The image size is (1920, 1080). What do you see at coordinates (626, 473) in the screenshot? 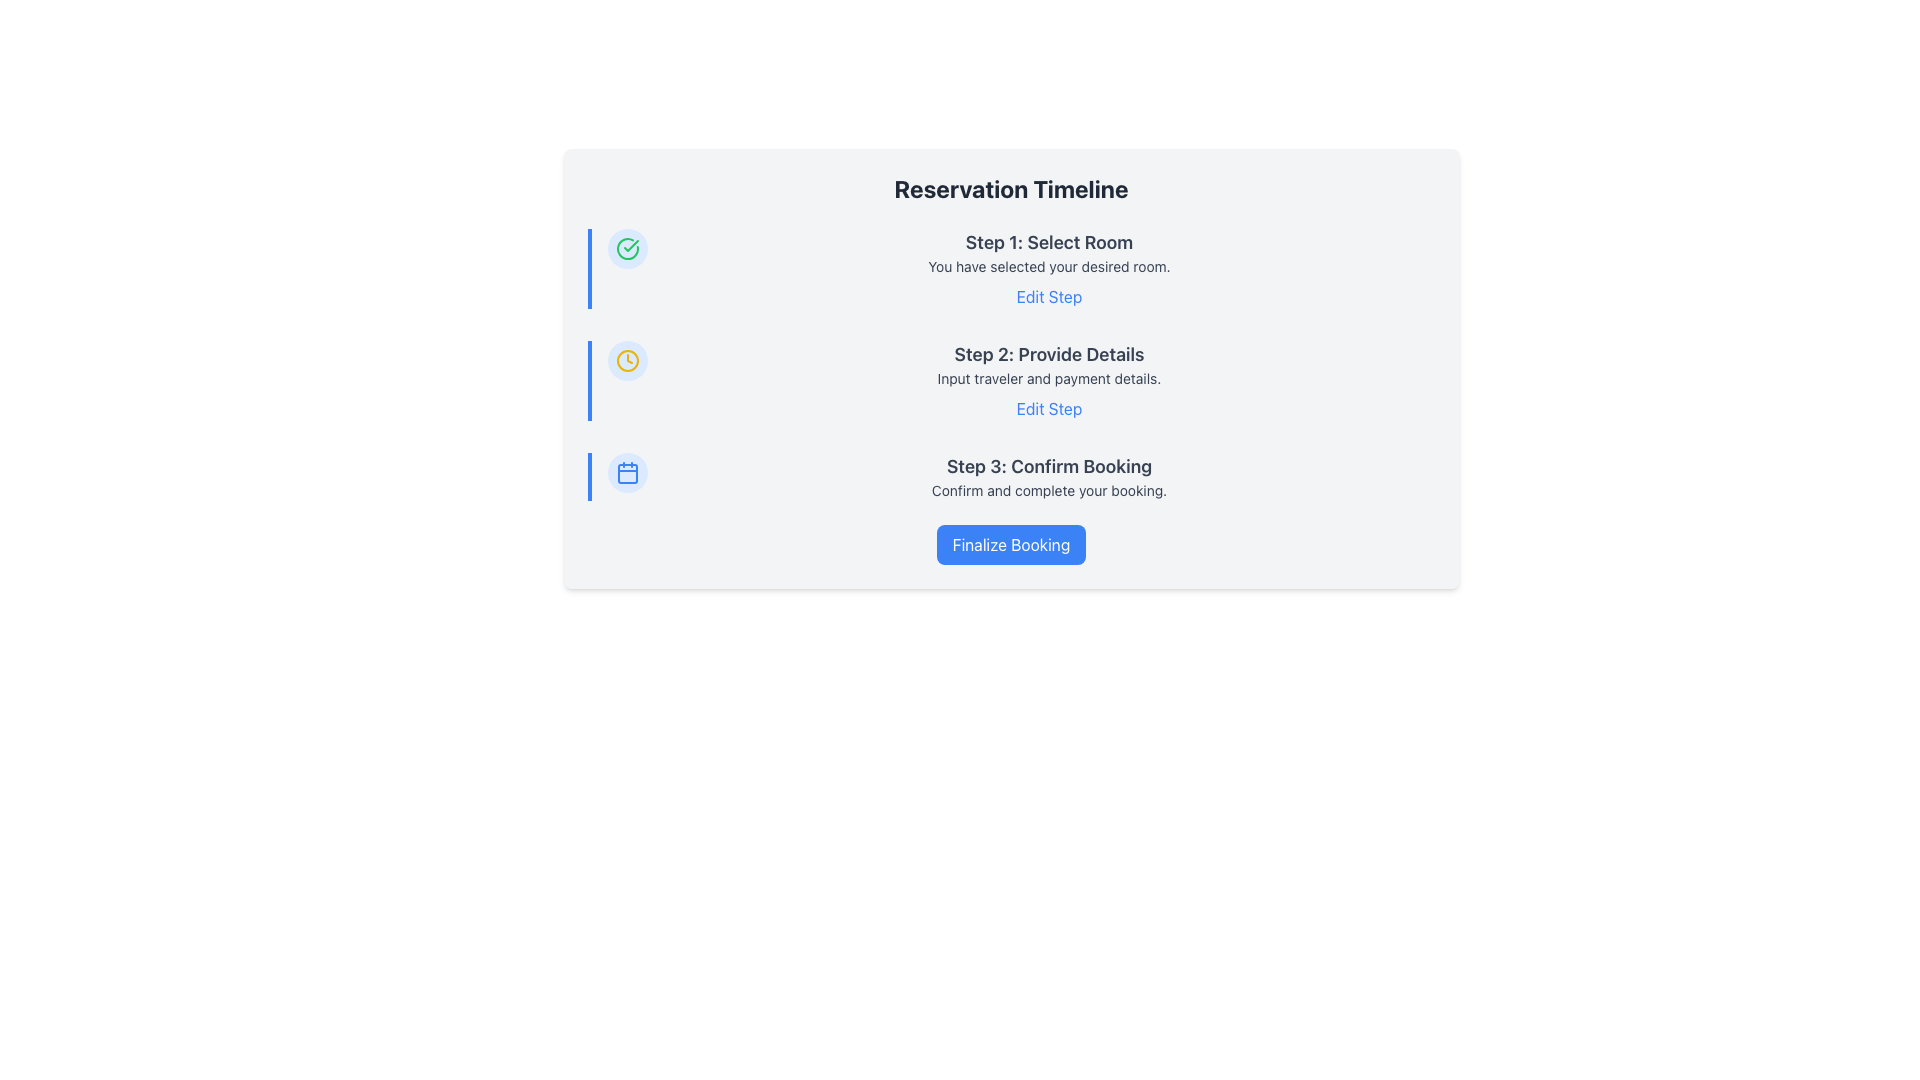
I see `the calendar icon representing the 'Step 3: Confirm Booking' stage in the reservation timeline for visual recognition` at bounding box center [626, 473].